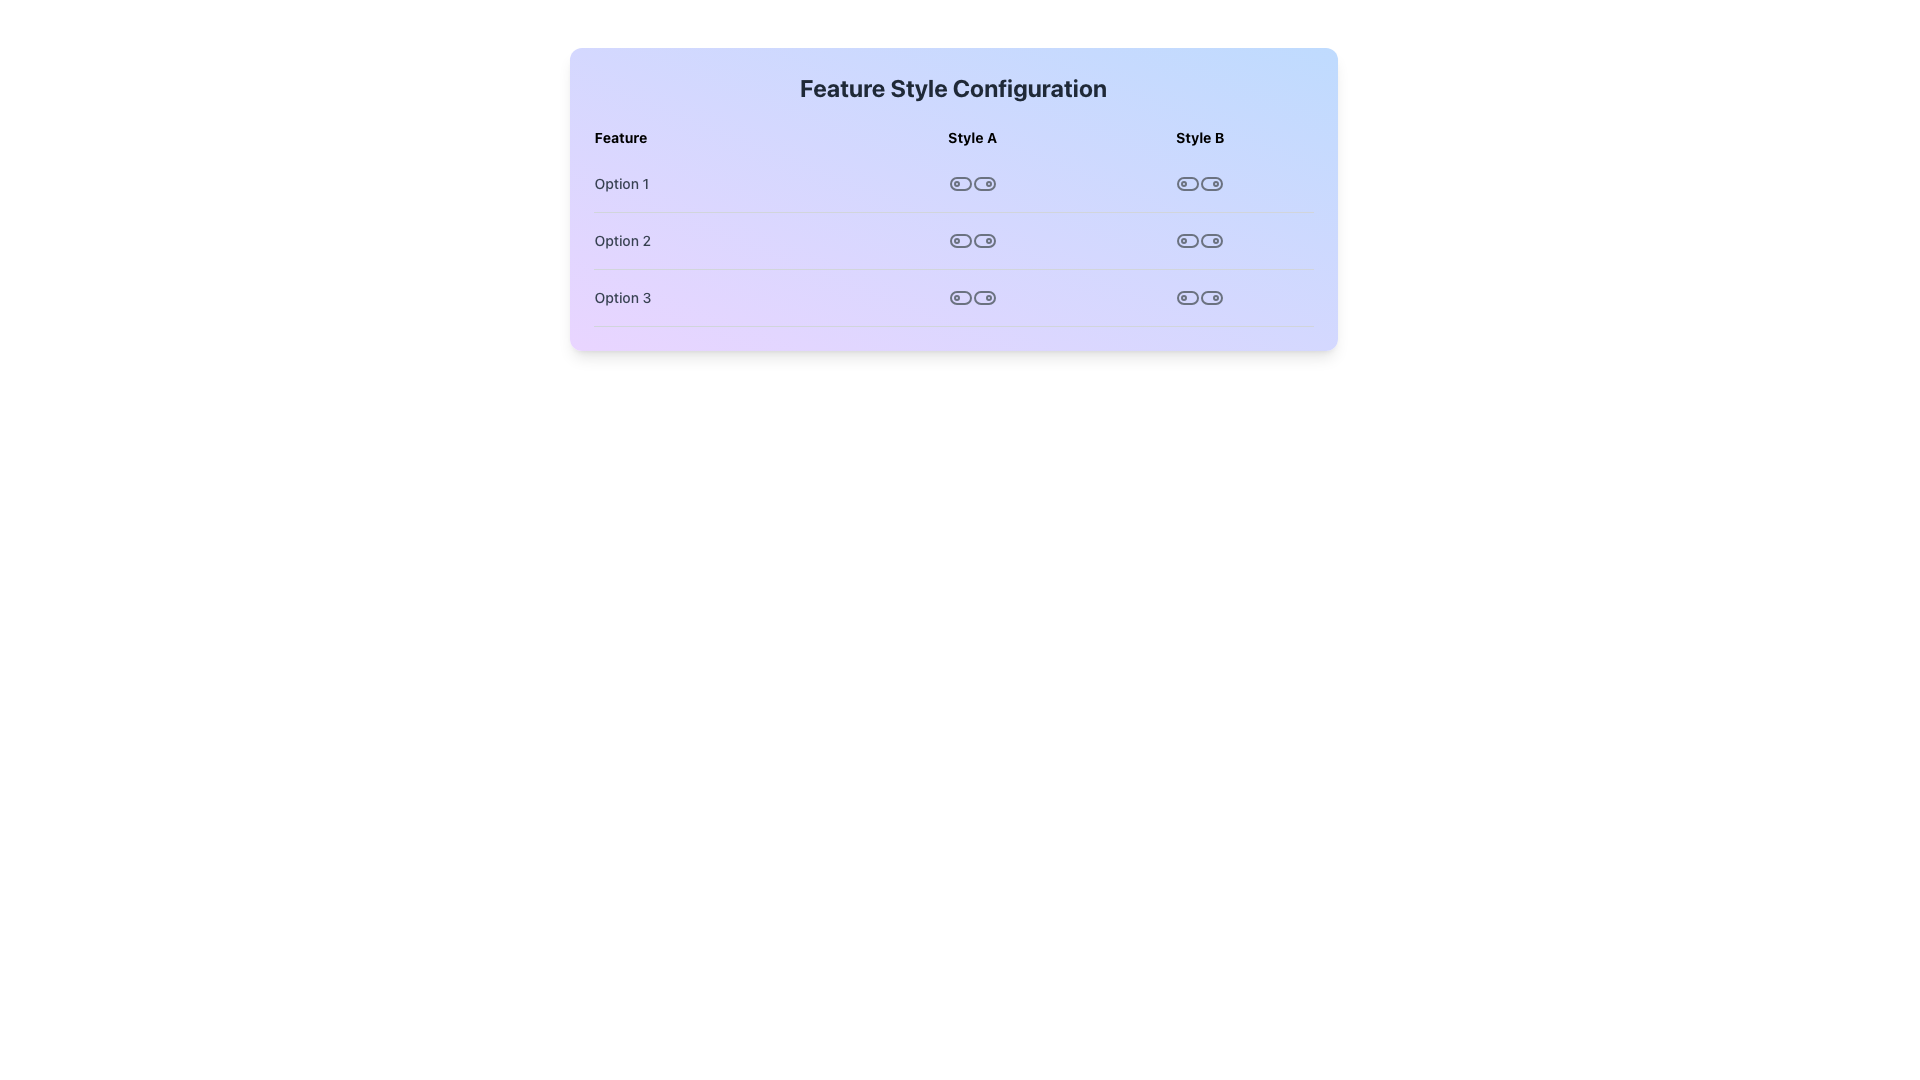 The height and width of the screenshot is (1080, 1920). I want to click on the toggle switch background located in the bottom row of the Style B column for Option 3 by clicking on it, so click(1188, 297).